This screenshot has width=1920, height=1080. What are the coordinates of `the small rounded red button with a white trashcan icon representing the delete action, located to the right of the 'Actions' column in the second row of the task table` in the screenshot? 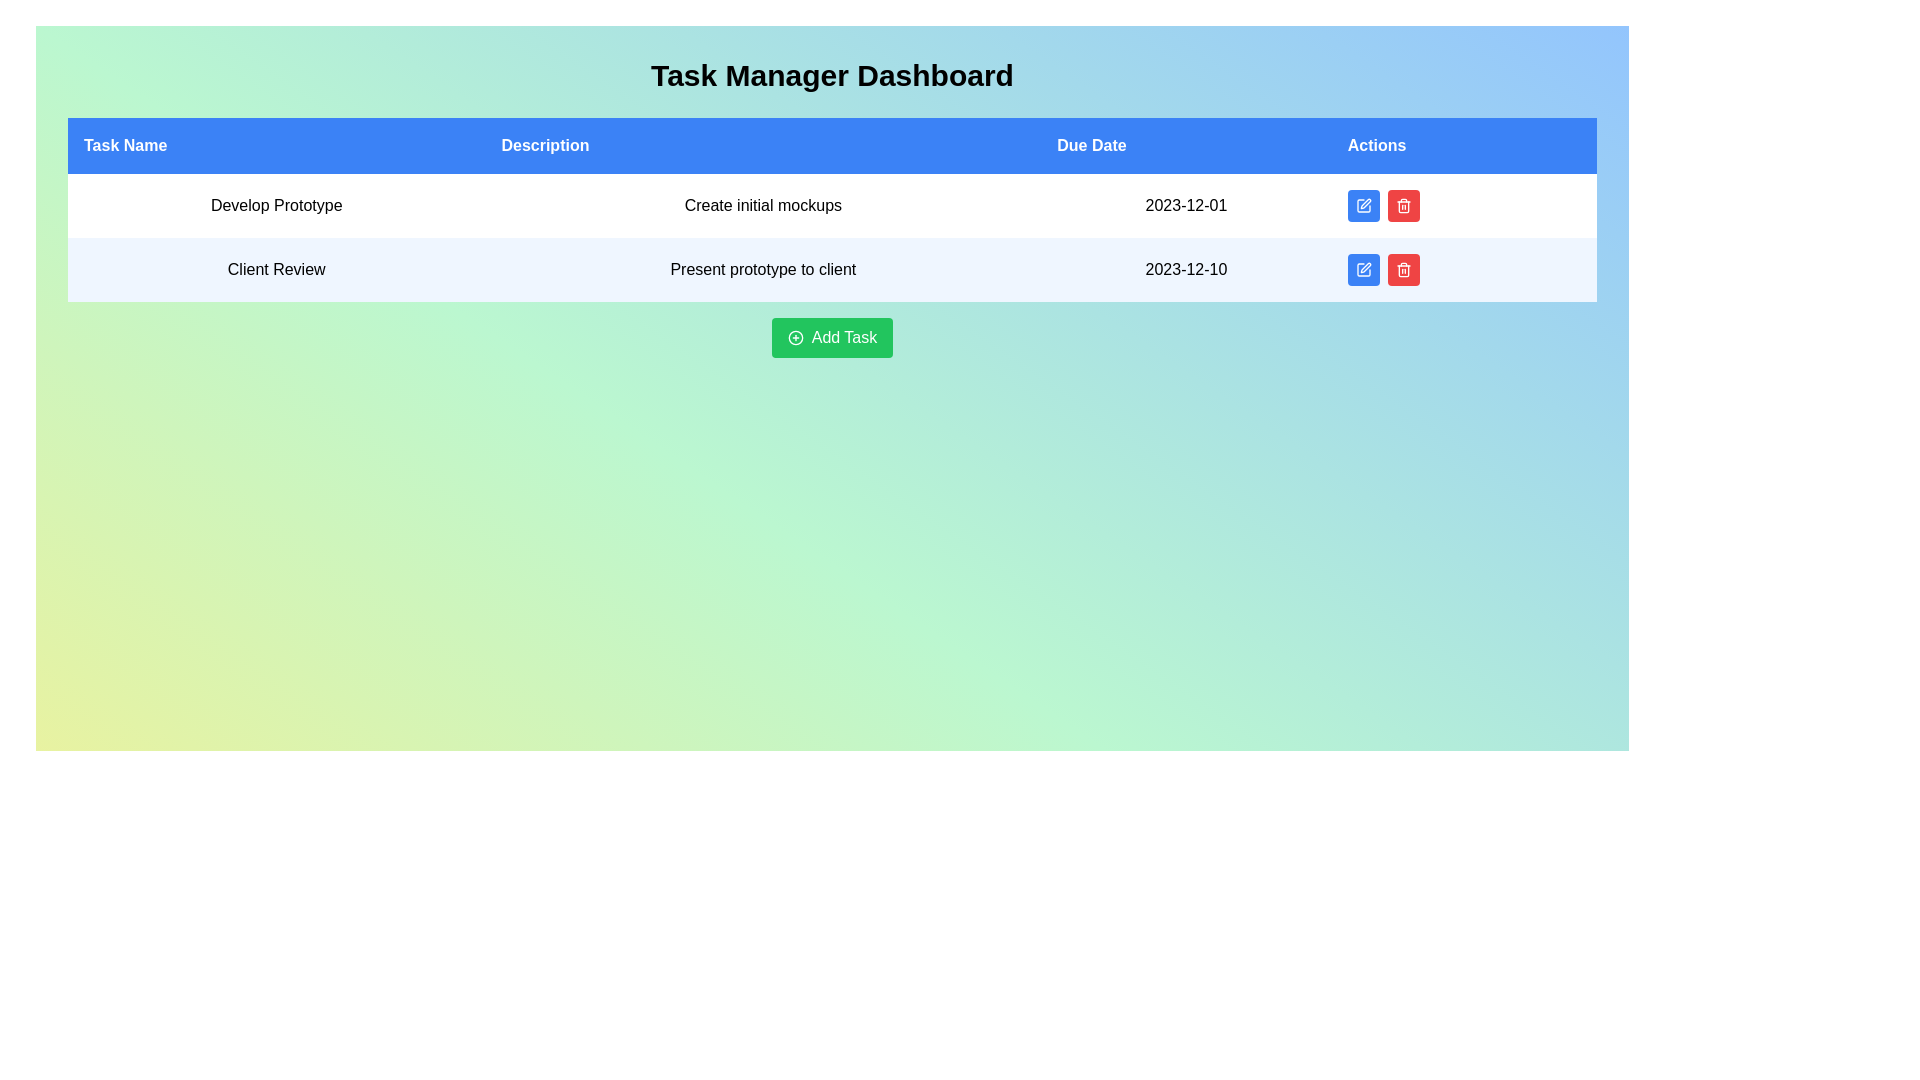 It's located at (1402, 270).